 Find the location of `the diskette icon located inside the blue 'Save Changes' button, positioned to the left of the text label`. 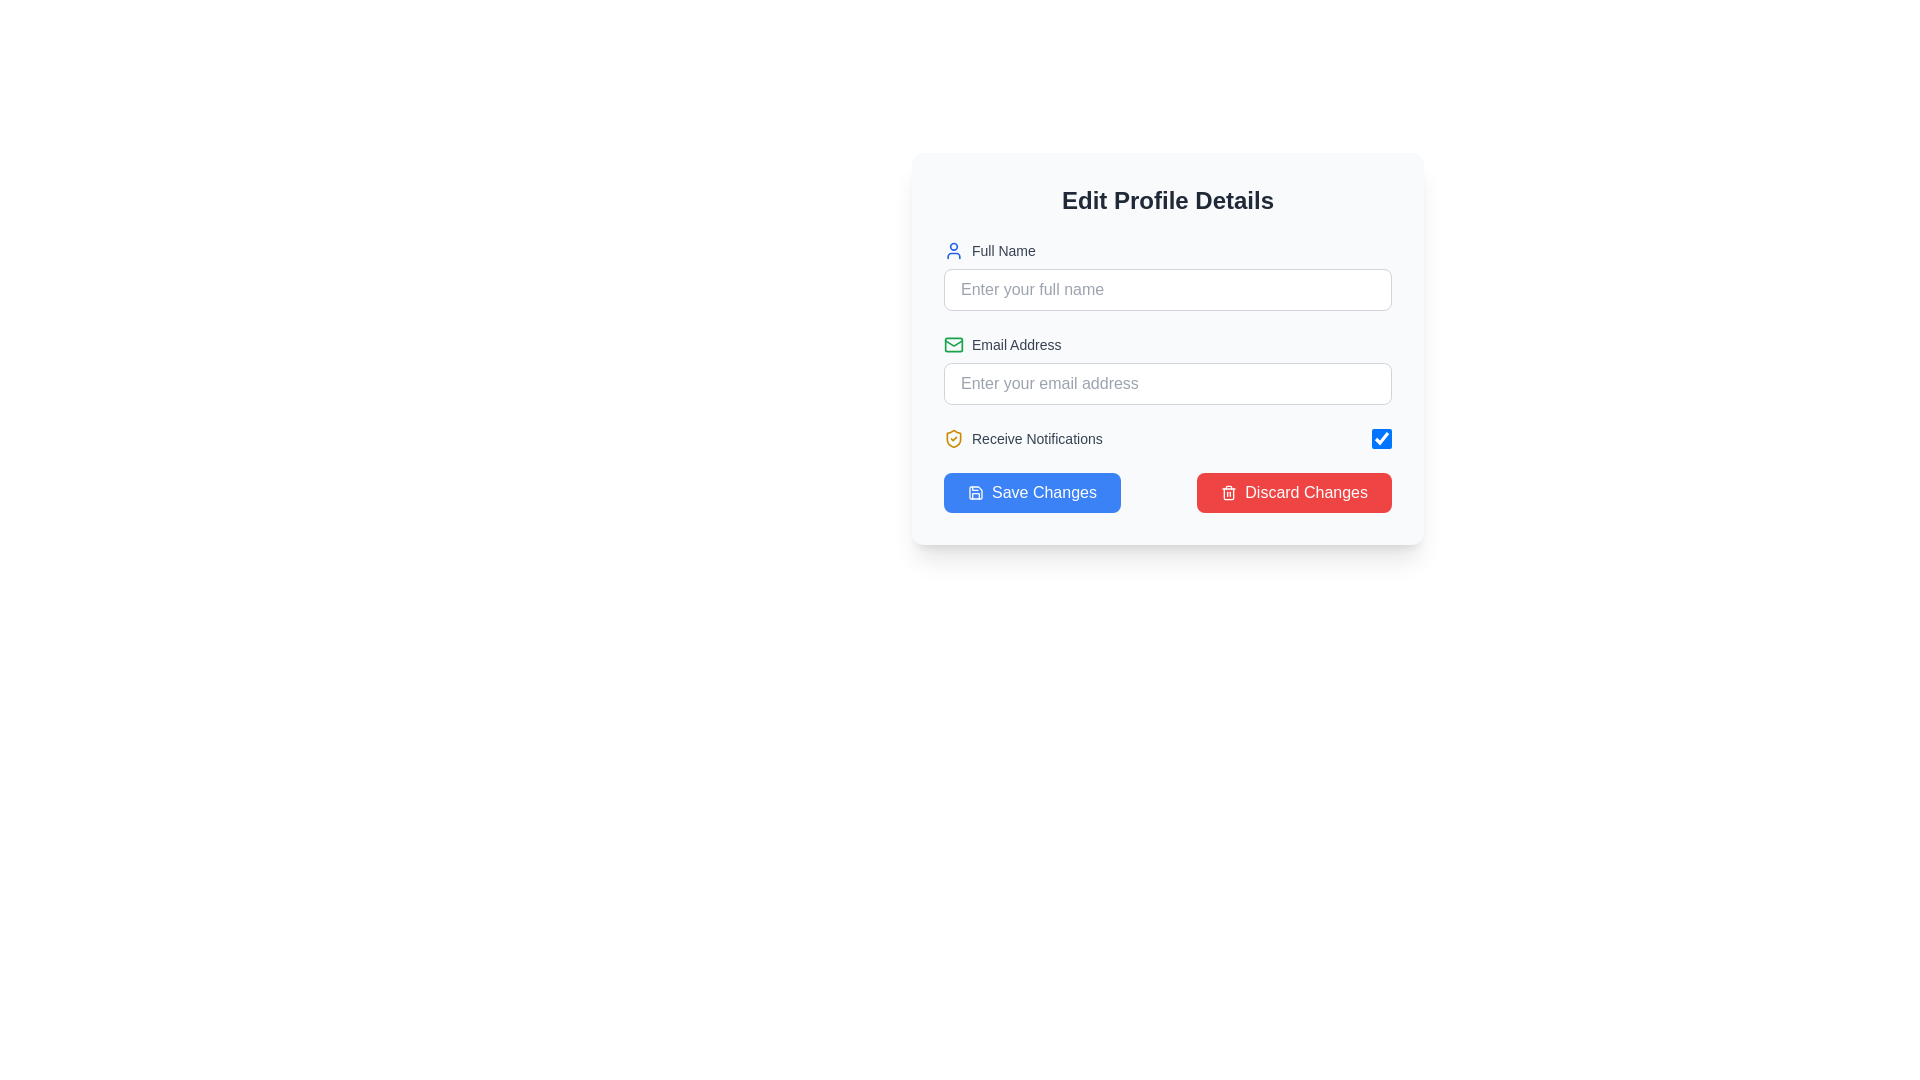

the diskette icon located inside the blue 'Save Changes' button, positioned to the left of the text label is located at coordinates (975, 493).